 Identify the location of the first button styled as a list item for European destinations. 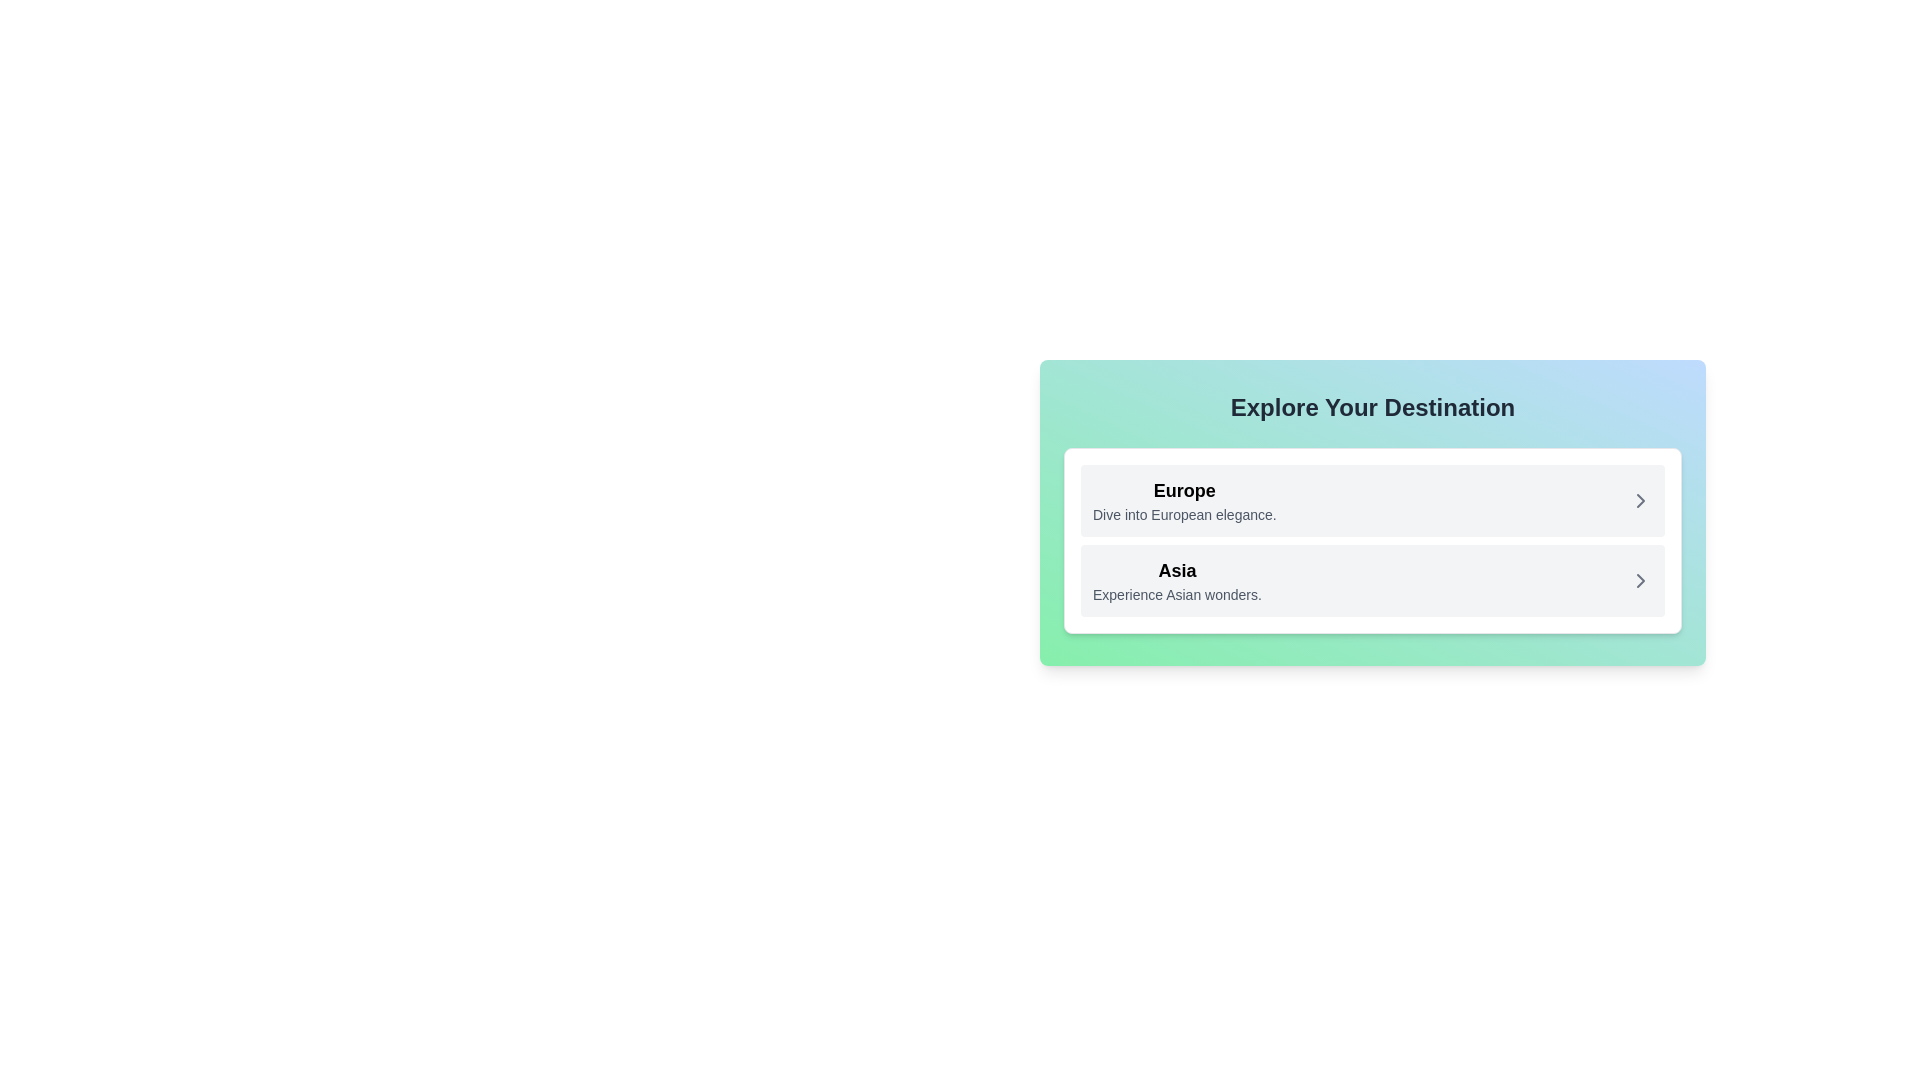
(1371, 500).